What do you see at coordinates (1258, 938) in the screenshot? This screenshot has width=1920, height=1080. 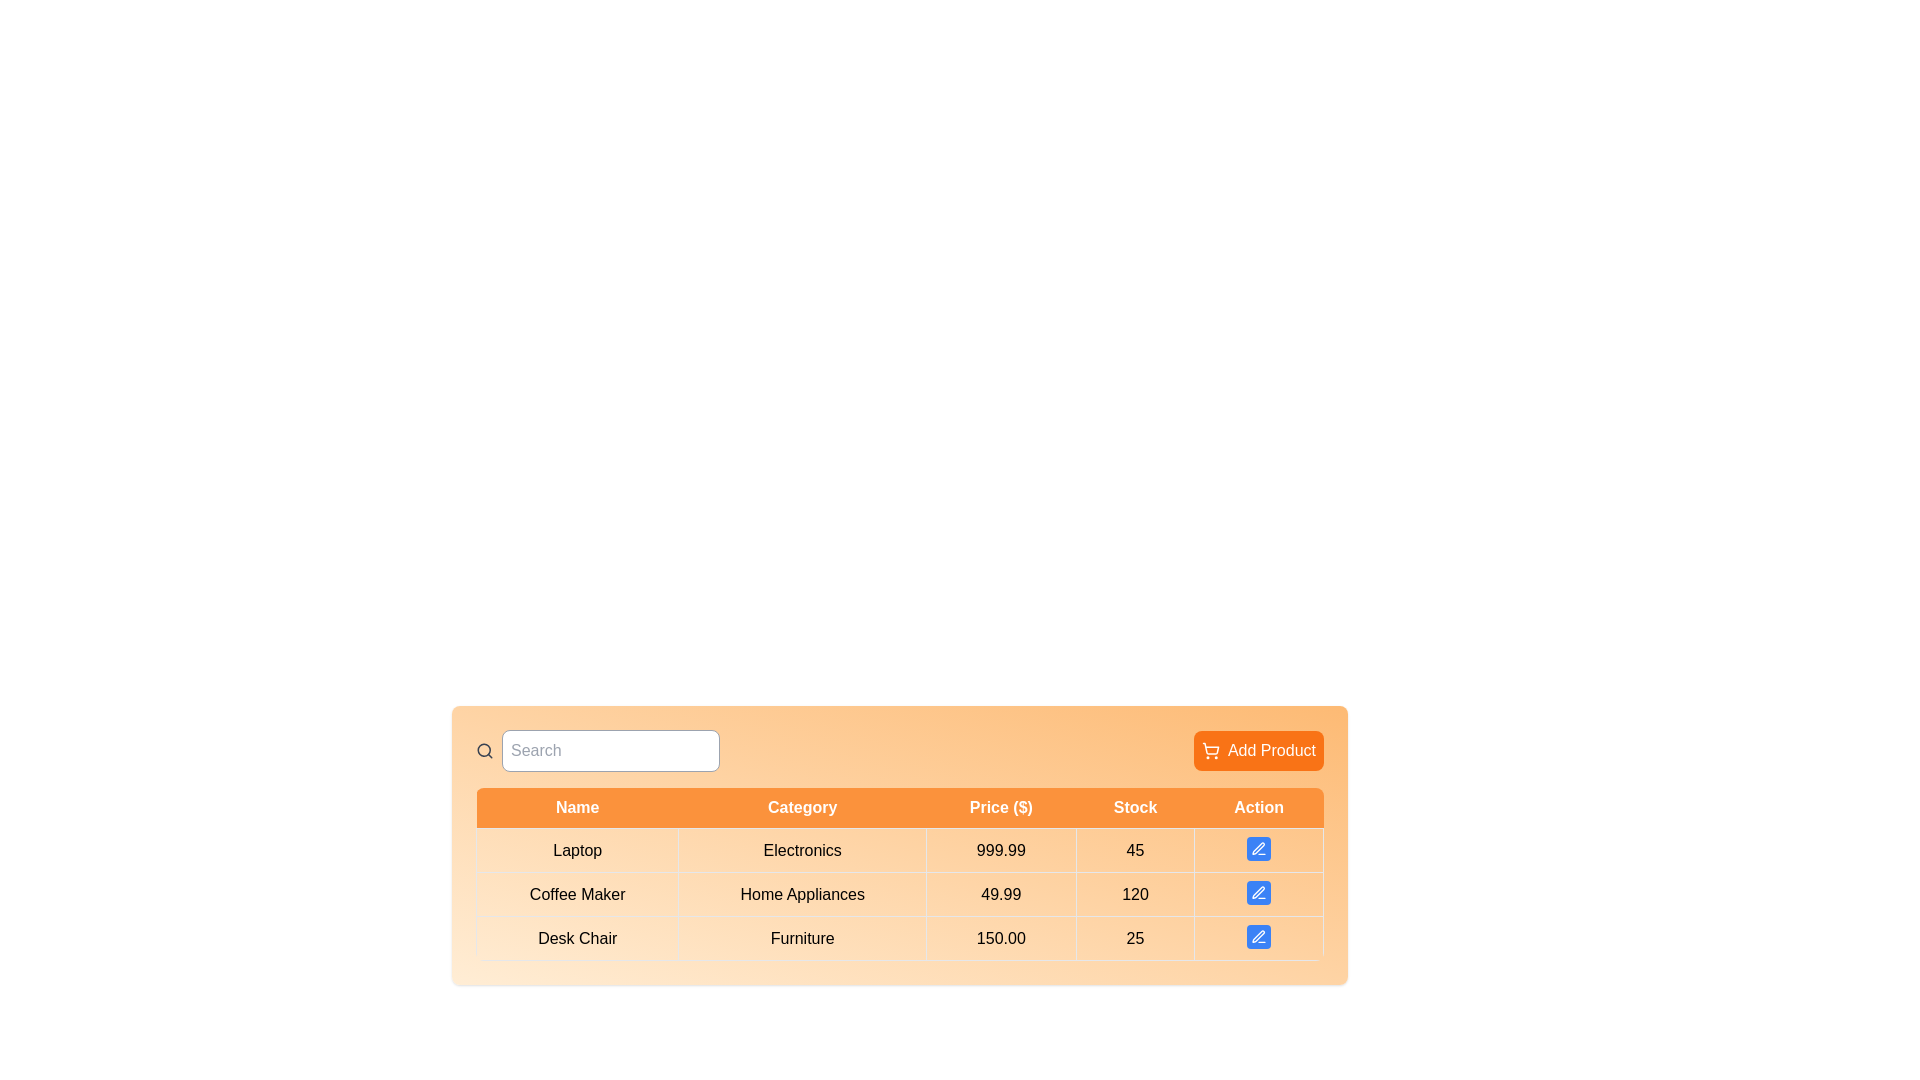 I see `the blue square button with a rounded corner and a white pen icon located in the last row of the 'Action' column, corresponding to the 'Desk Chair' entry` at bounding box center [1258, 938].